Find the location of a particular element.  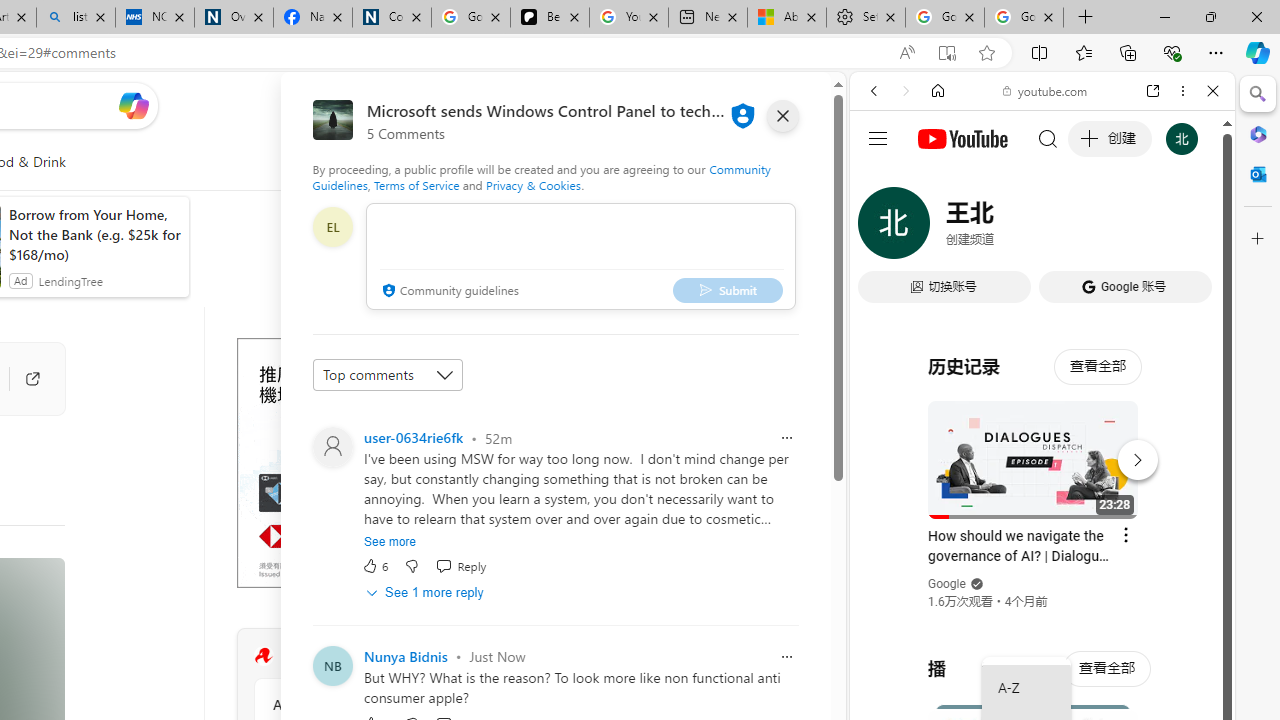

'See 1 more reply' is located at coordinates (425, 591).